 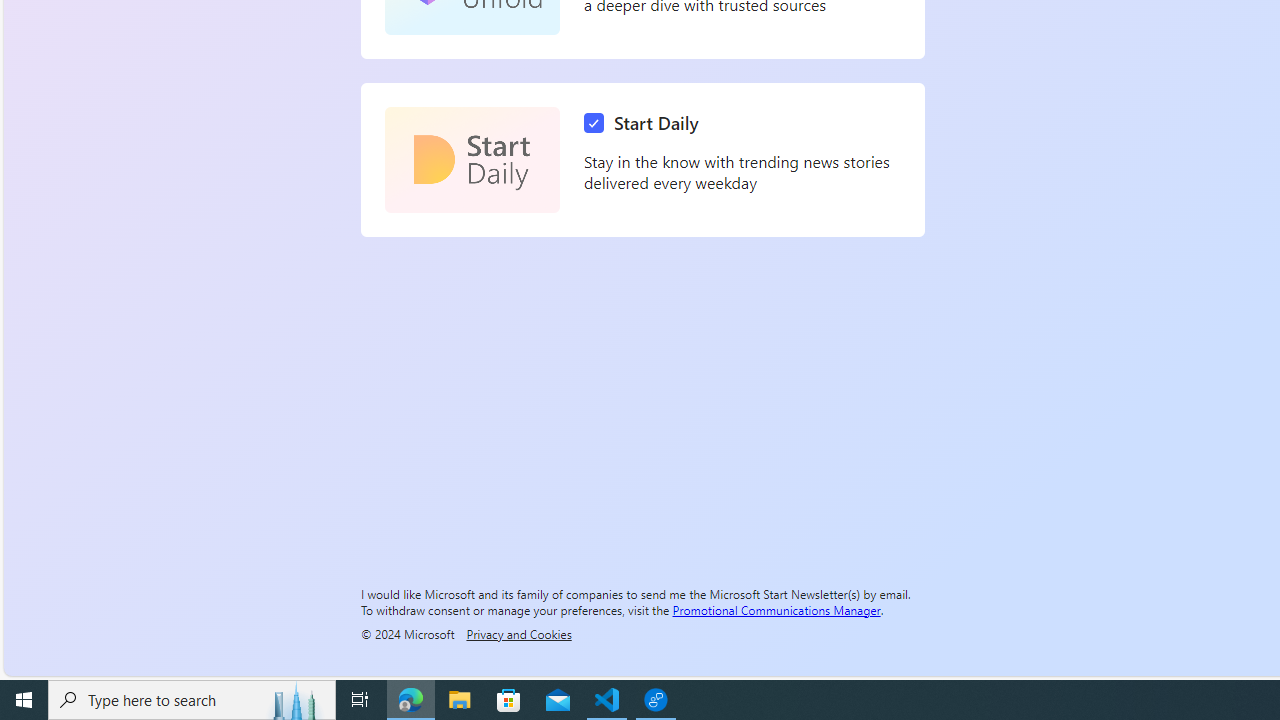 I want to click on 'Promotional Communications Manager', so click(x=775, y=608).